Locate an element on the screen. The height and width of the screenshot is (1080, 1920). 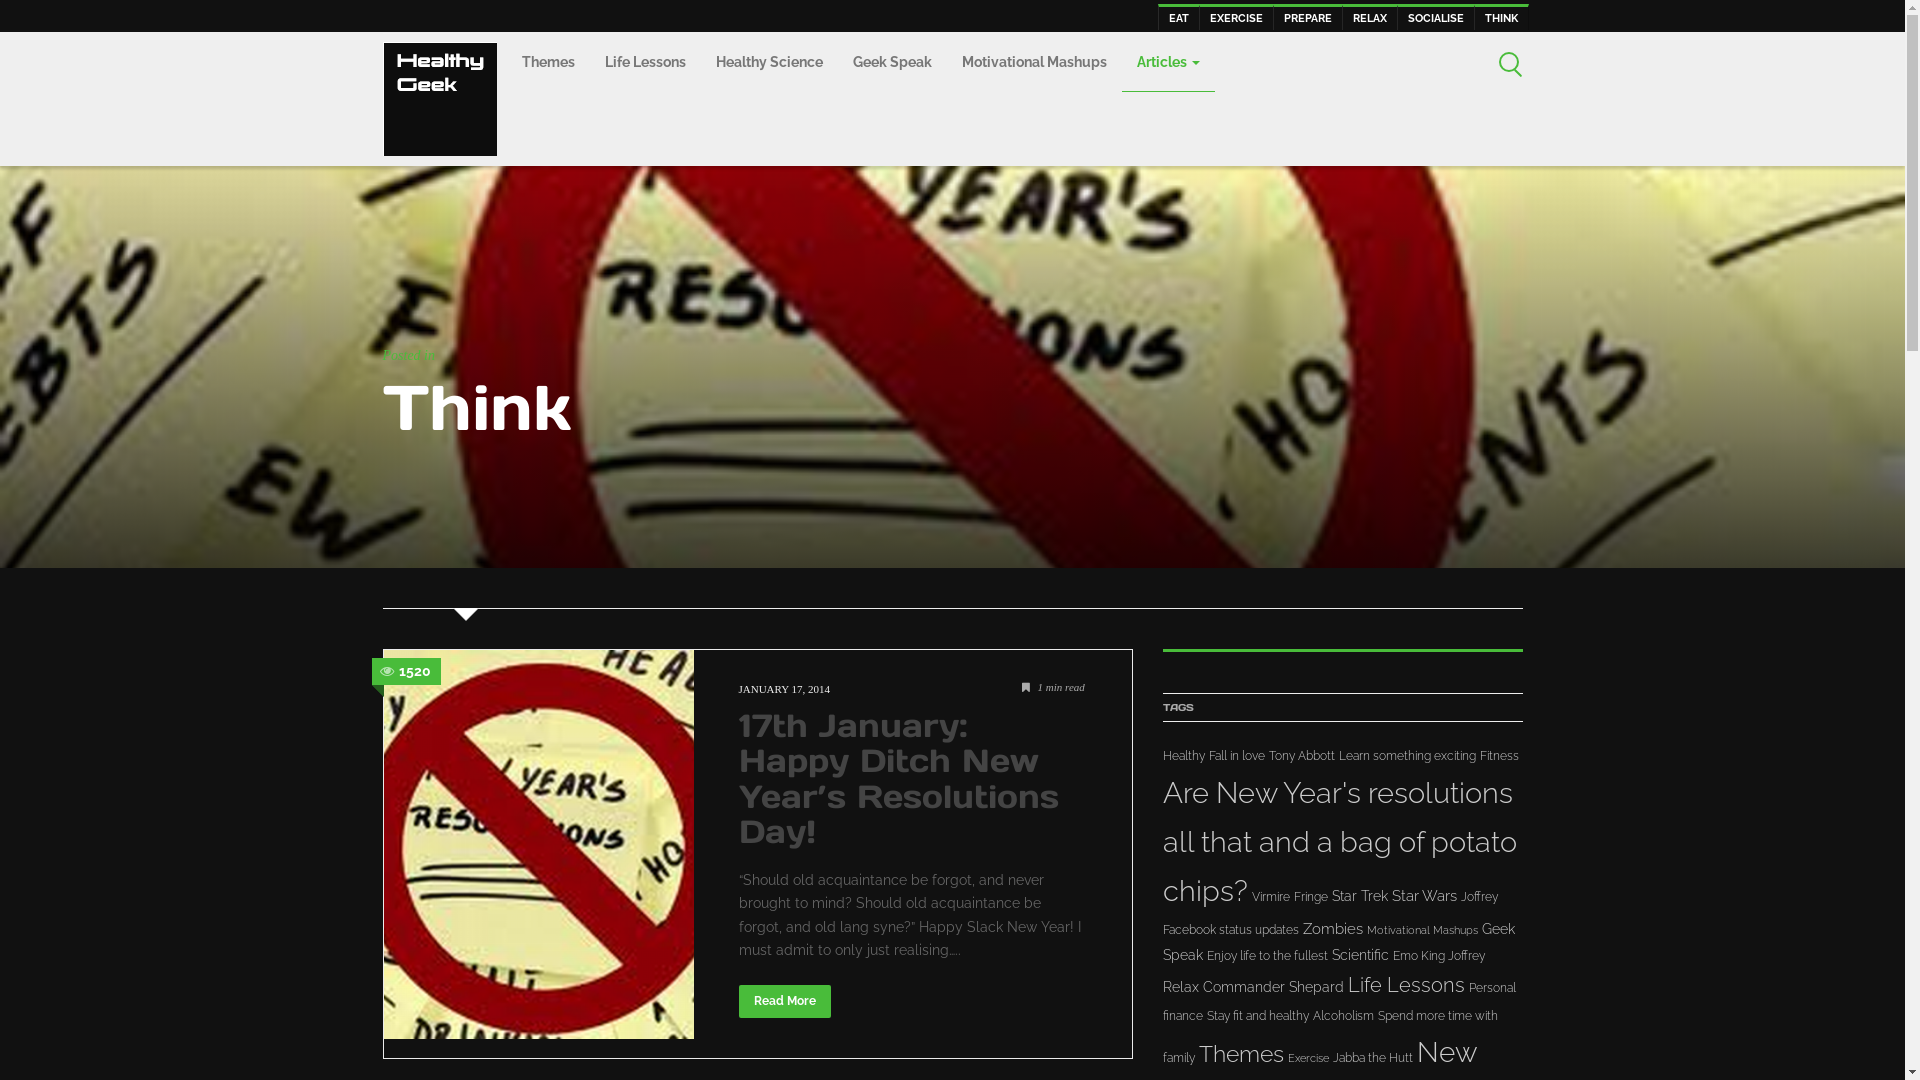
'Virmire' is located at coordinates (1270, 896).